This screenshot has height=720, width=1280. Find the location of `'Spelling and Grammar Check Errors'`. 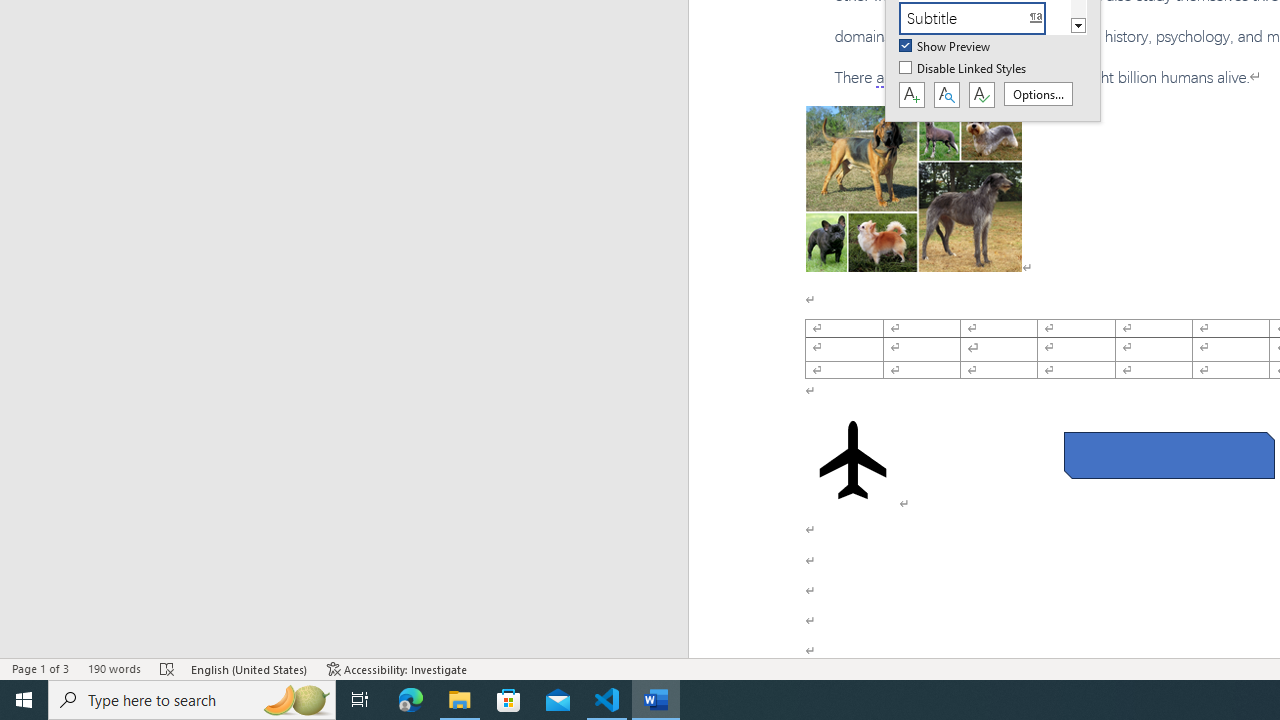

'Spelling and Grammar Check Errors' is located at coordinates (168, 669).